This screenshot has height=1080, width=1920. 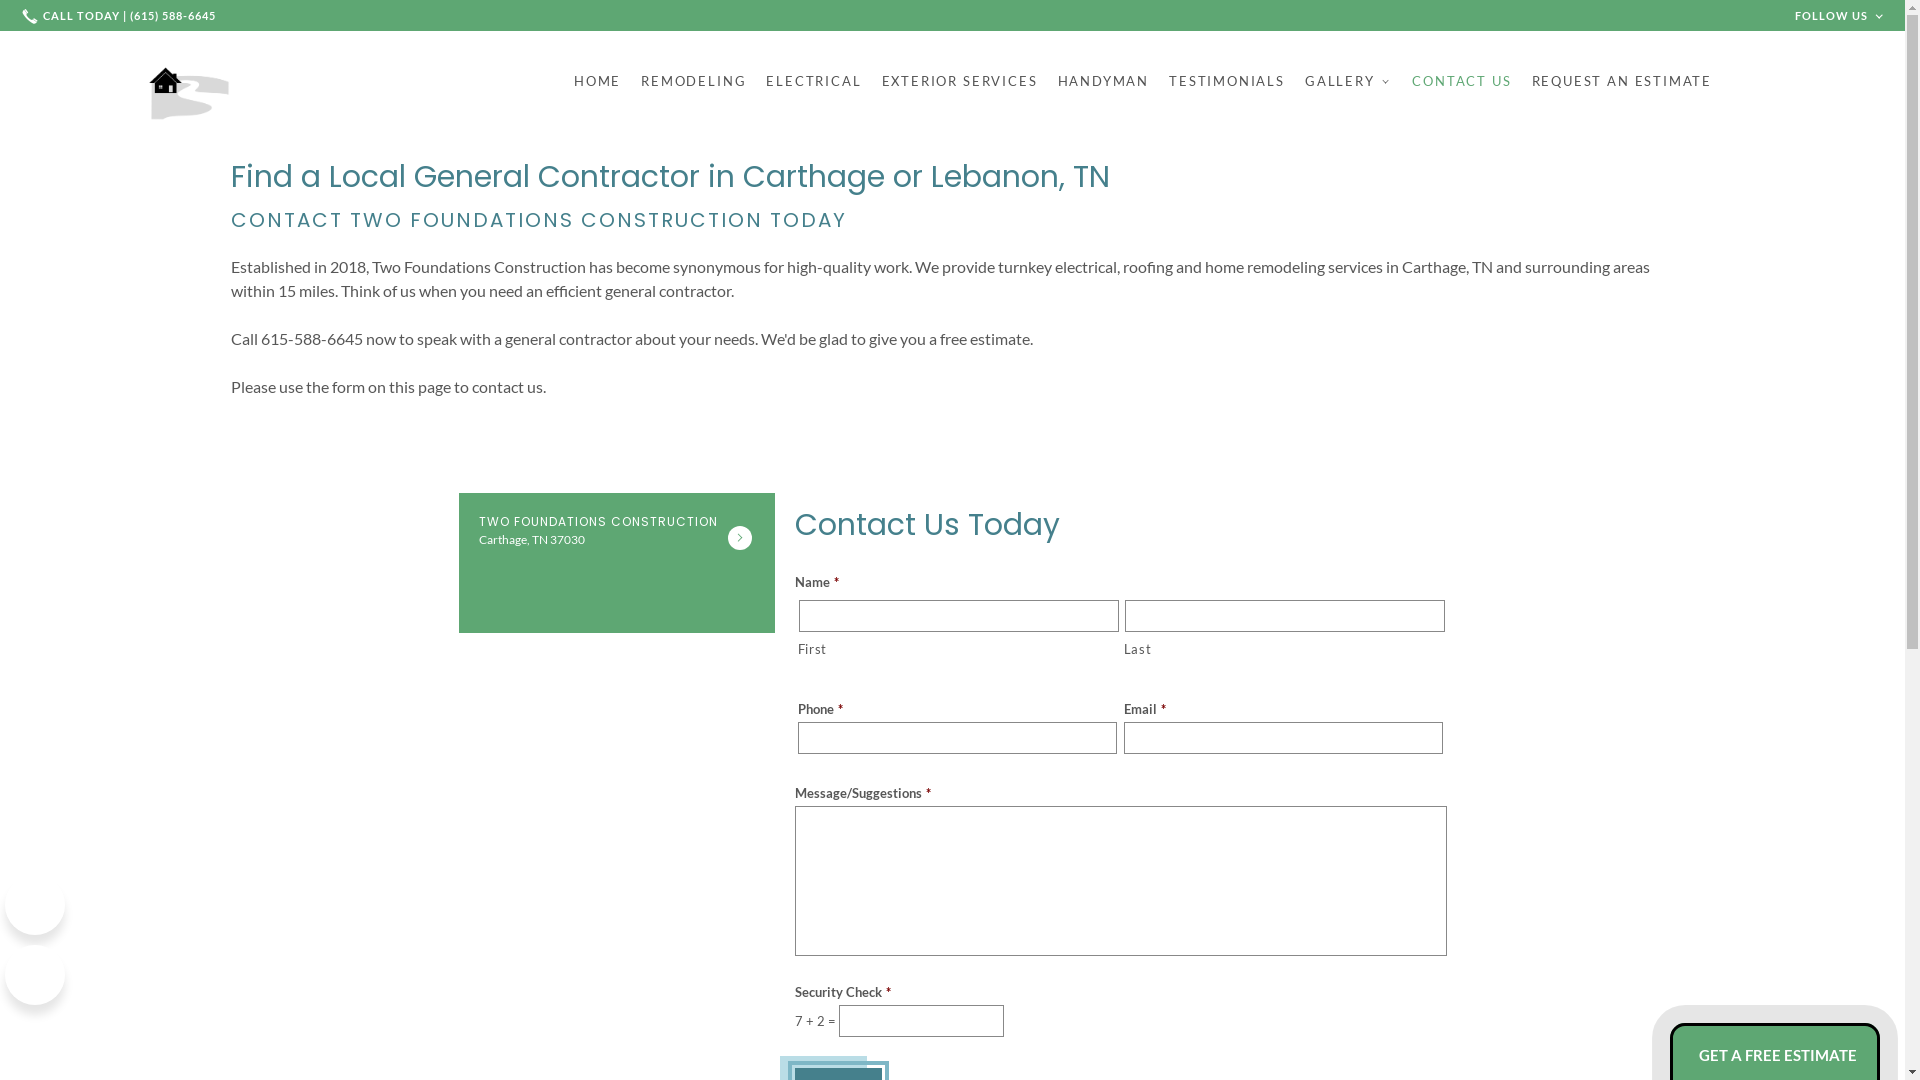 What do you see at coordinates (1169, 80) in the screenshot?
I see `'TESTIMONIALS'` at bounding box center [1169, 80].